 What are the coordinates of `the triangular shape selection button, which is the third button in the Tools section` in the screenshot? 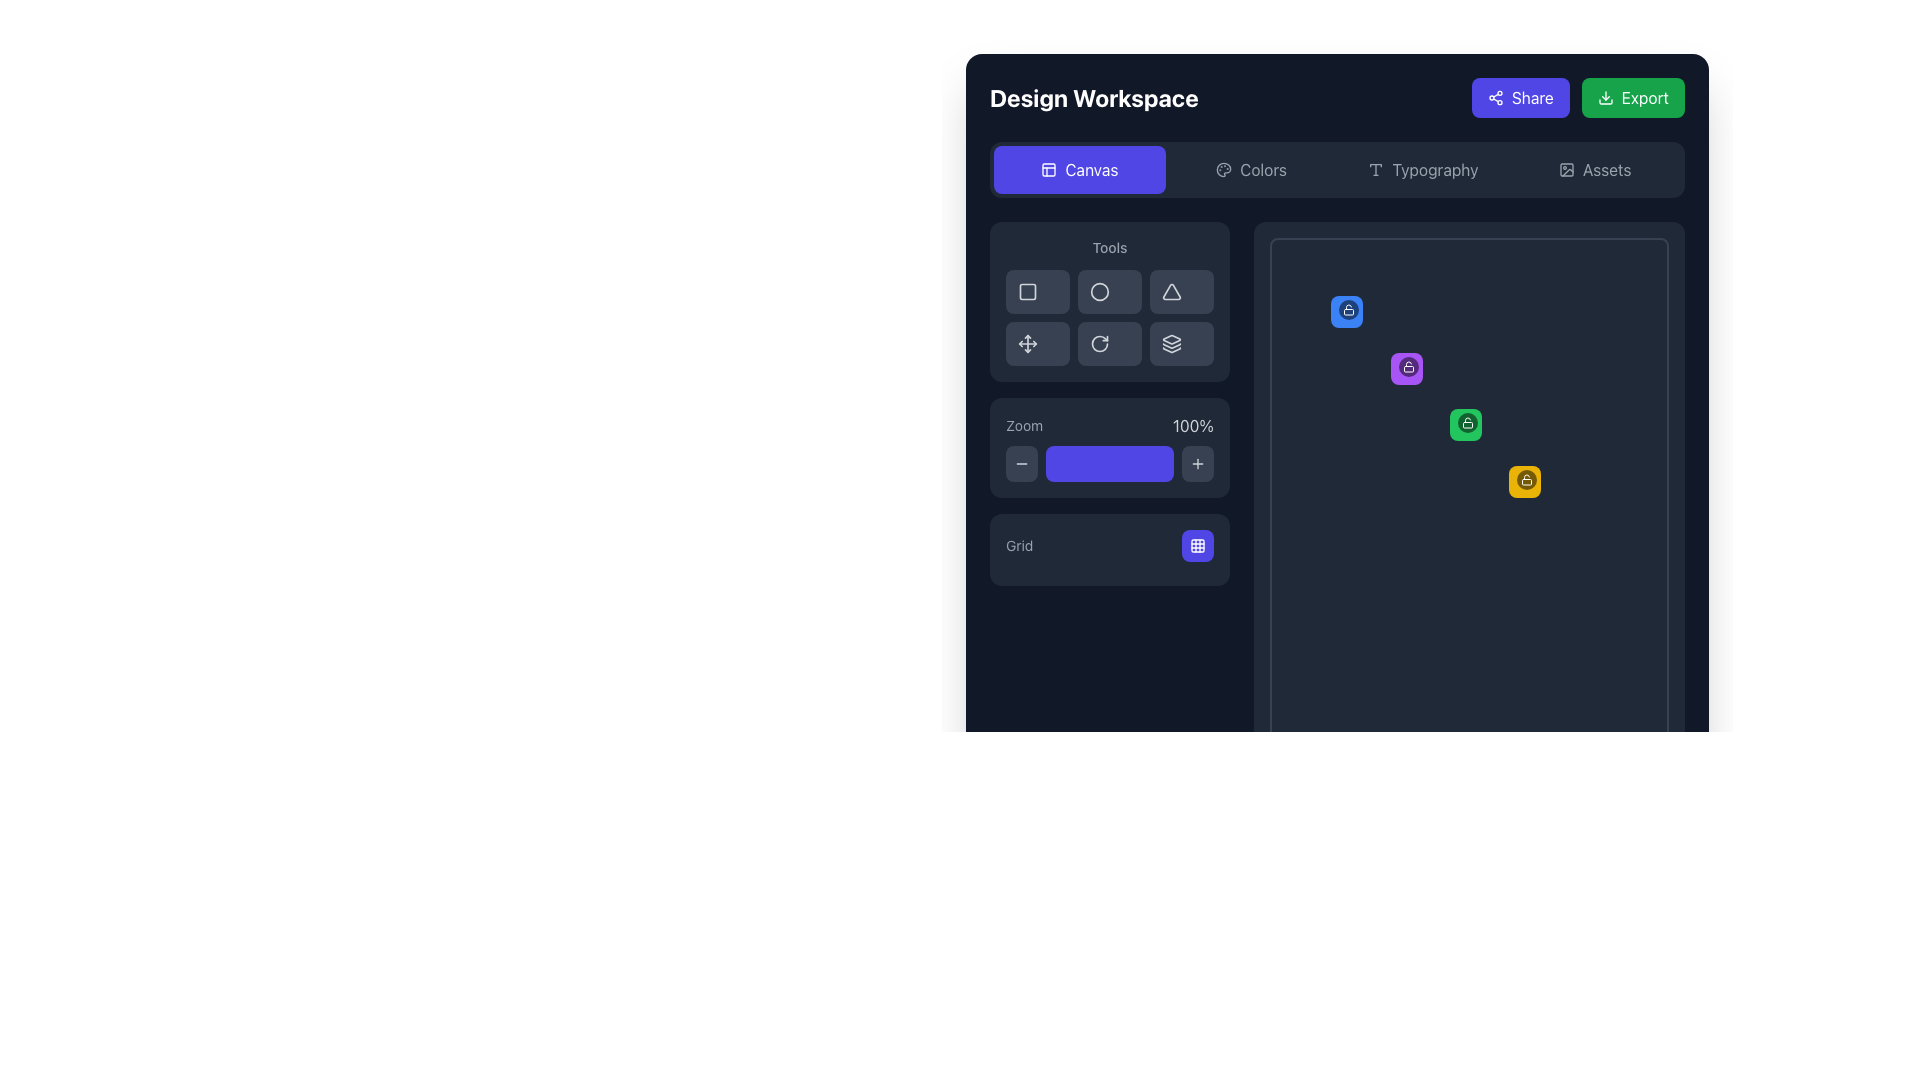 It's located at (1181, 292).